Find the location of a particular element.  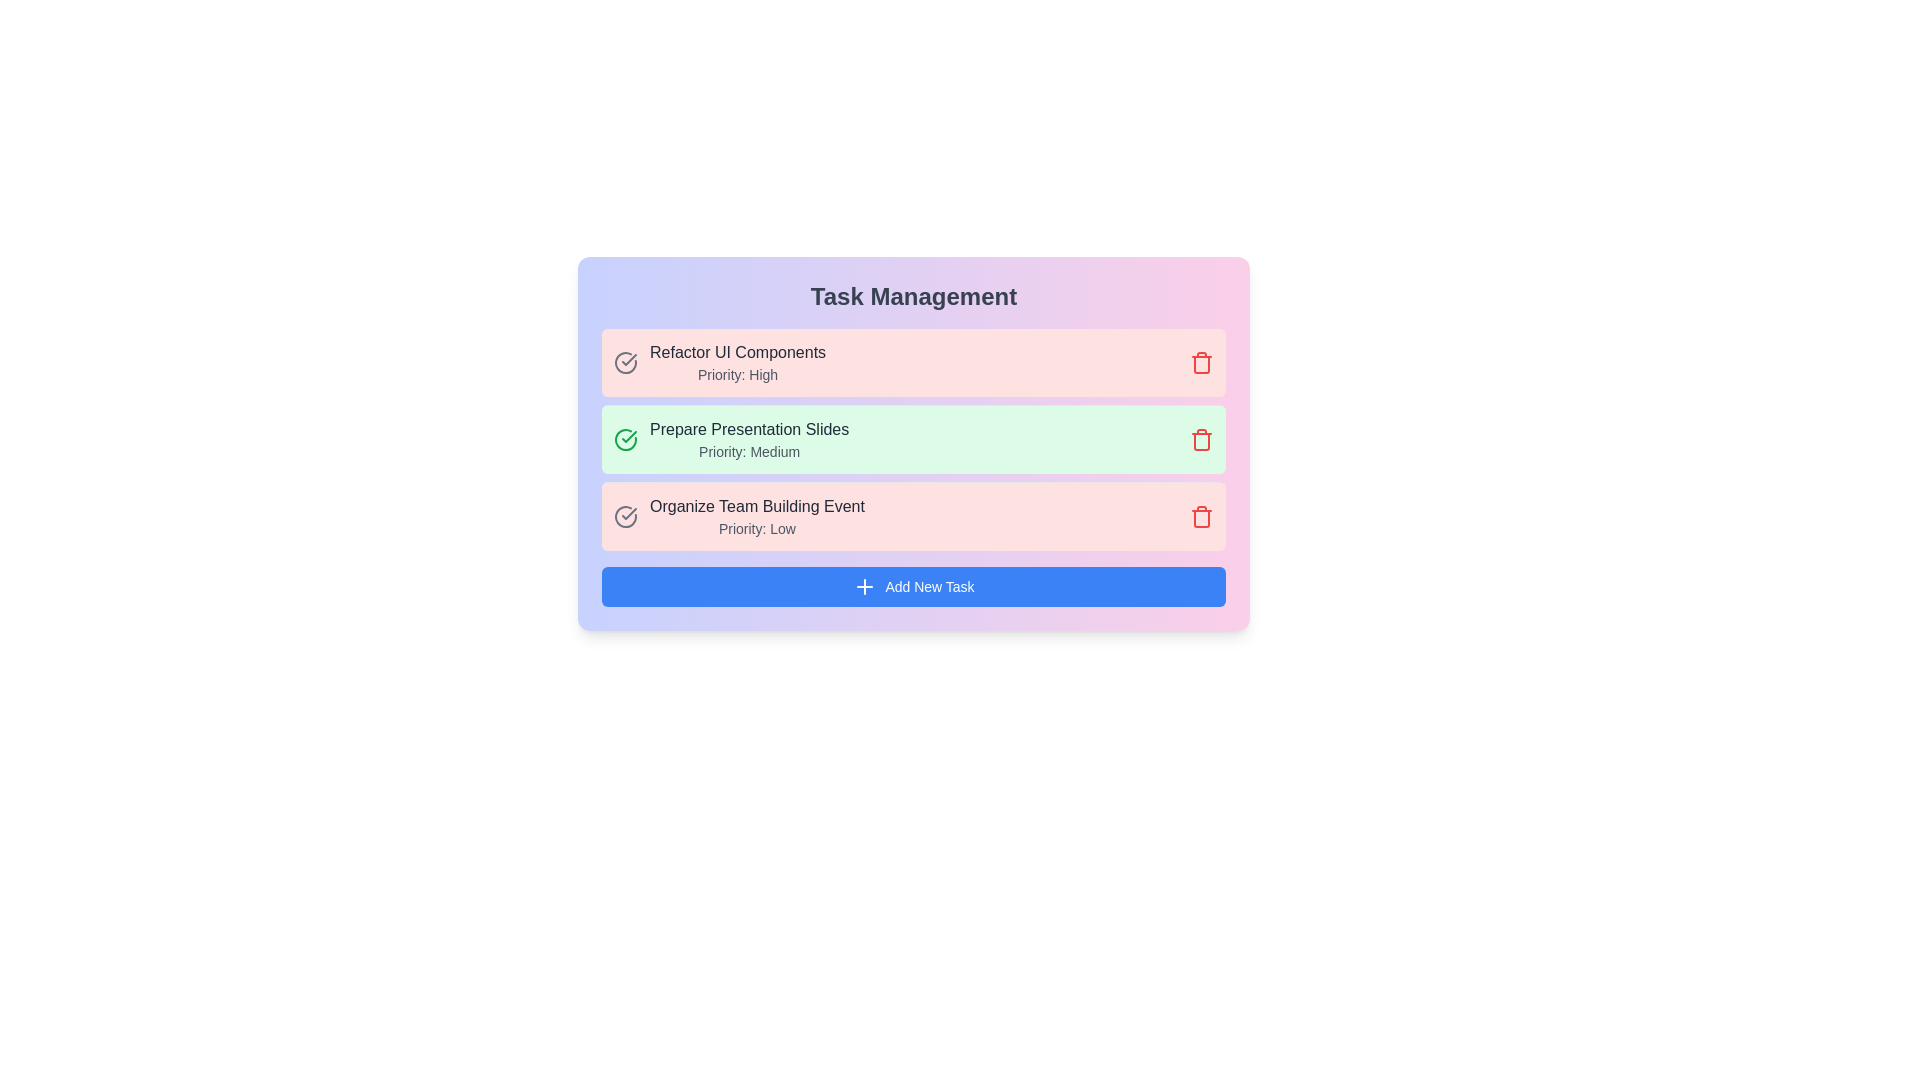

delete button for the task with the name 'Organize Team Building Event' is located at coordinates (1200, 515).